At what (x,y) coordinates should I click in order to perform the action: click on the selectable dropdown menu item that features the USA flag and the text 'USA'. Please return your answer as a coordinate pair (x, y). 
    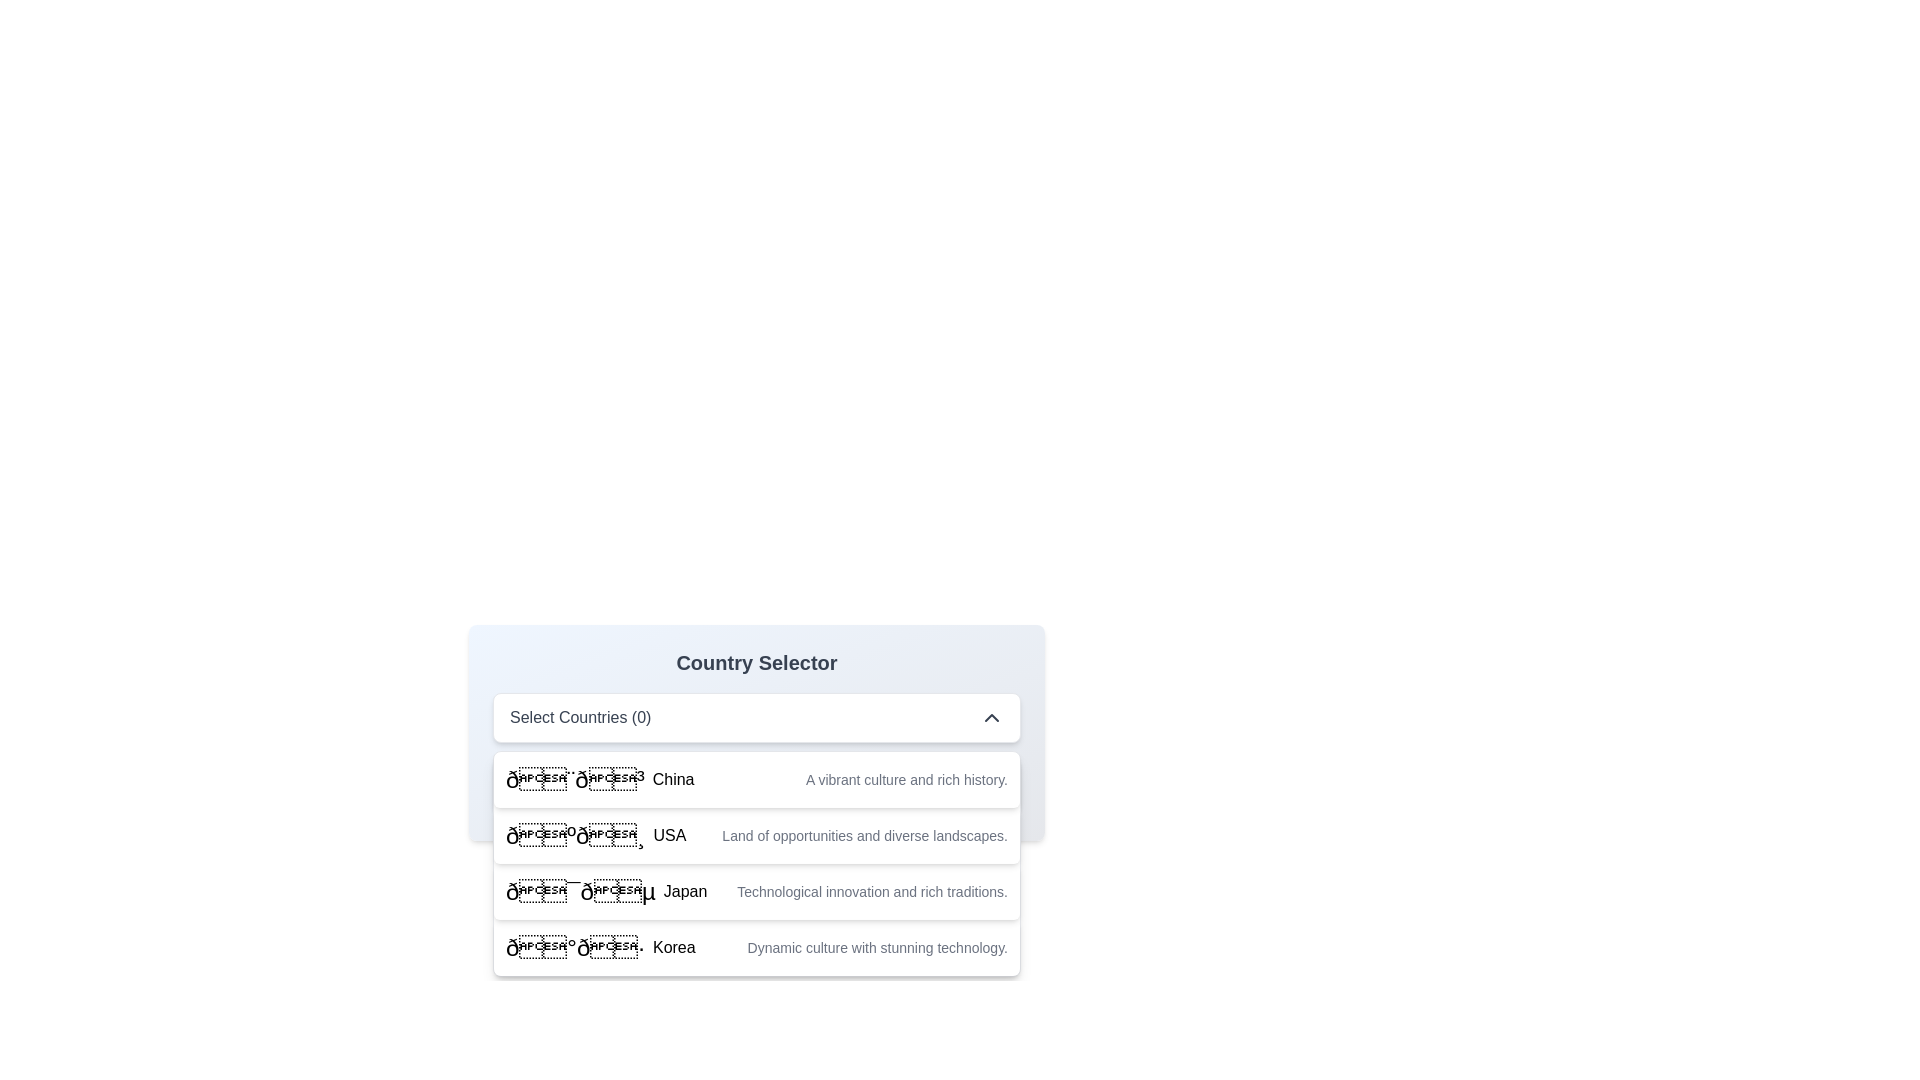
    Looking at the image, I should click on (756, 836).